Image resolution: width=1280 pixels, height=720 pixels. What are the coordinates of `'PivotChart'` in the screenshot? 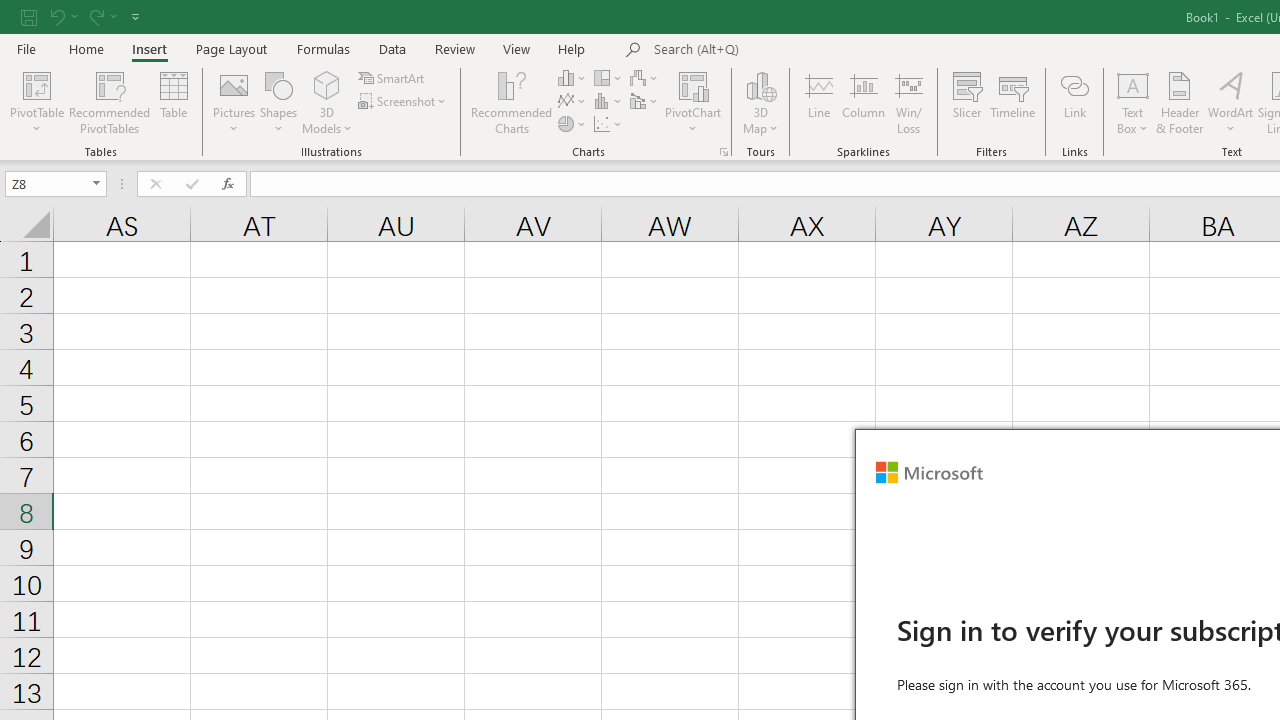 It's located at (693, 103).